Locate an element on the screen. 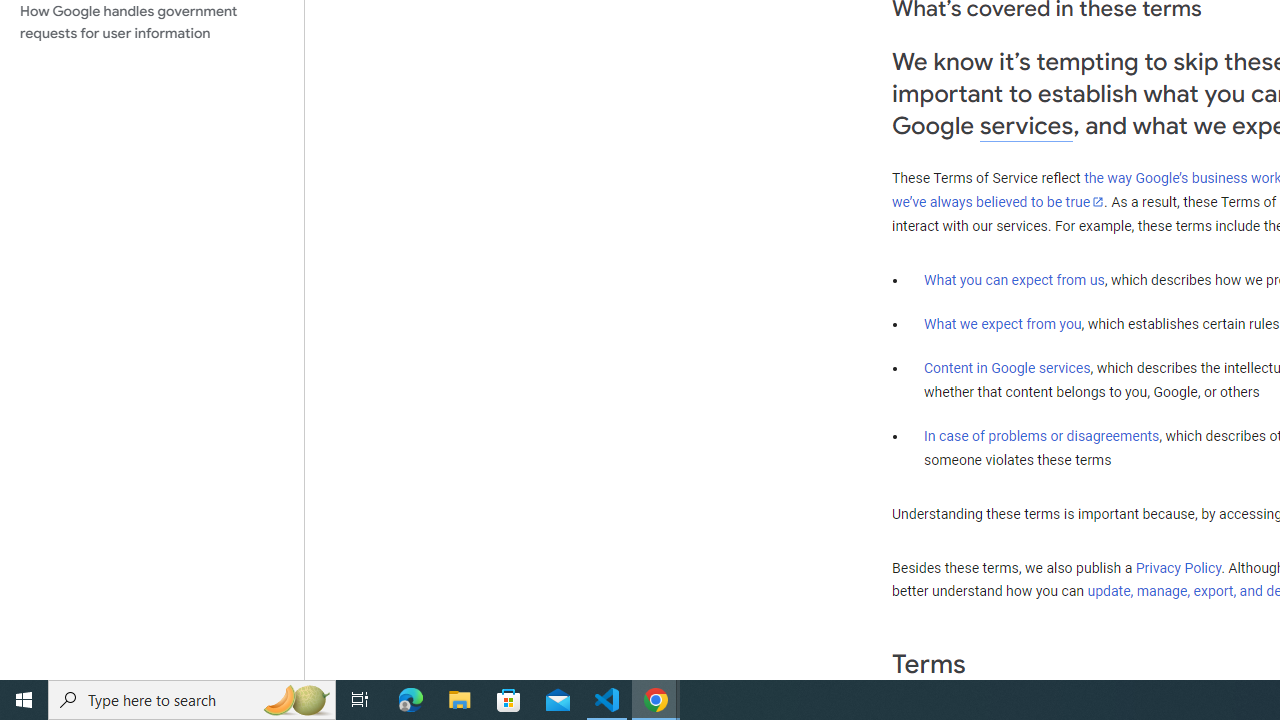 This screenshot has width=1280, height=720. 'Content in Google services' is located at coordinates (1007, 368).